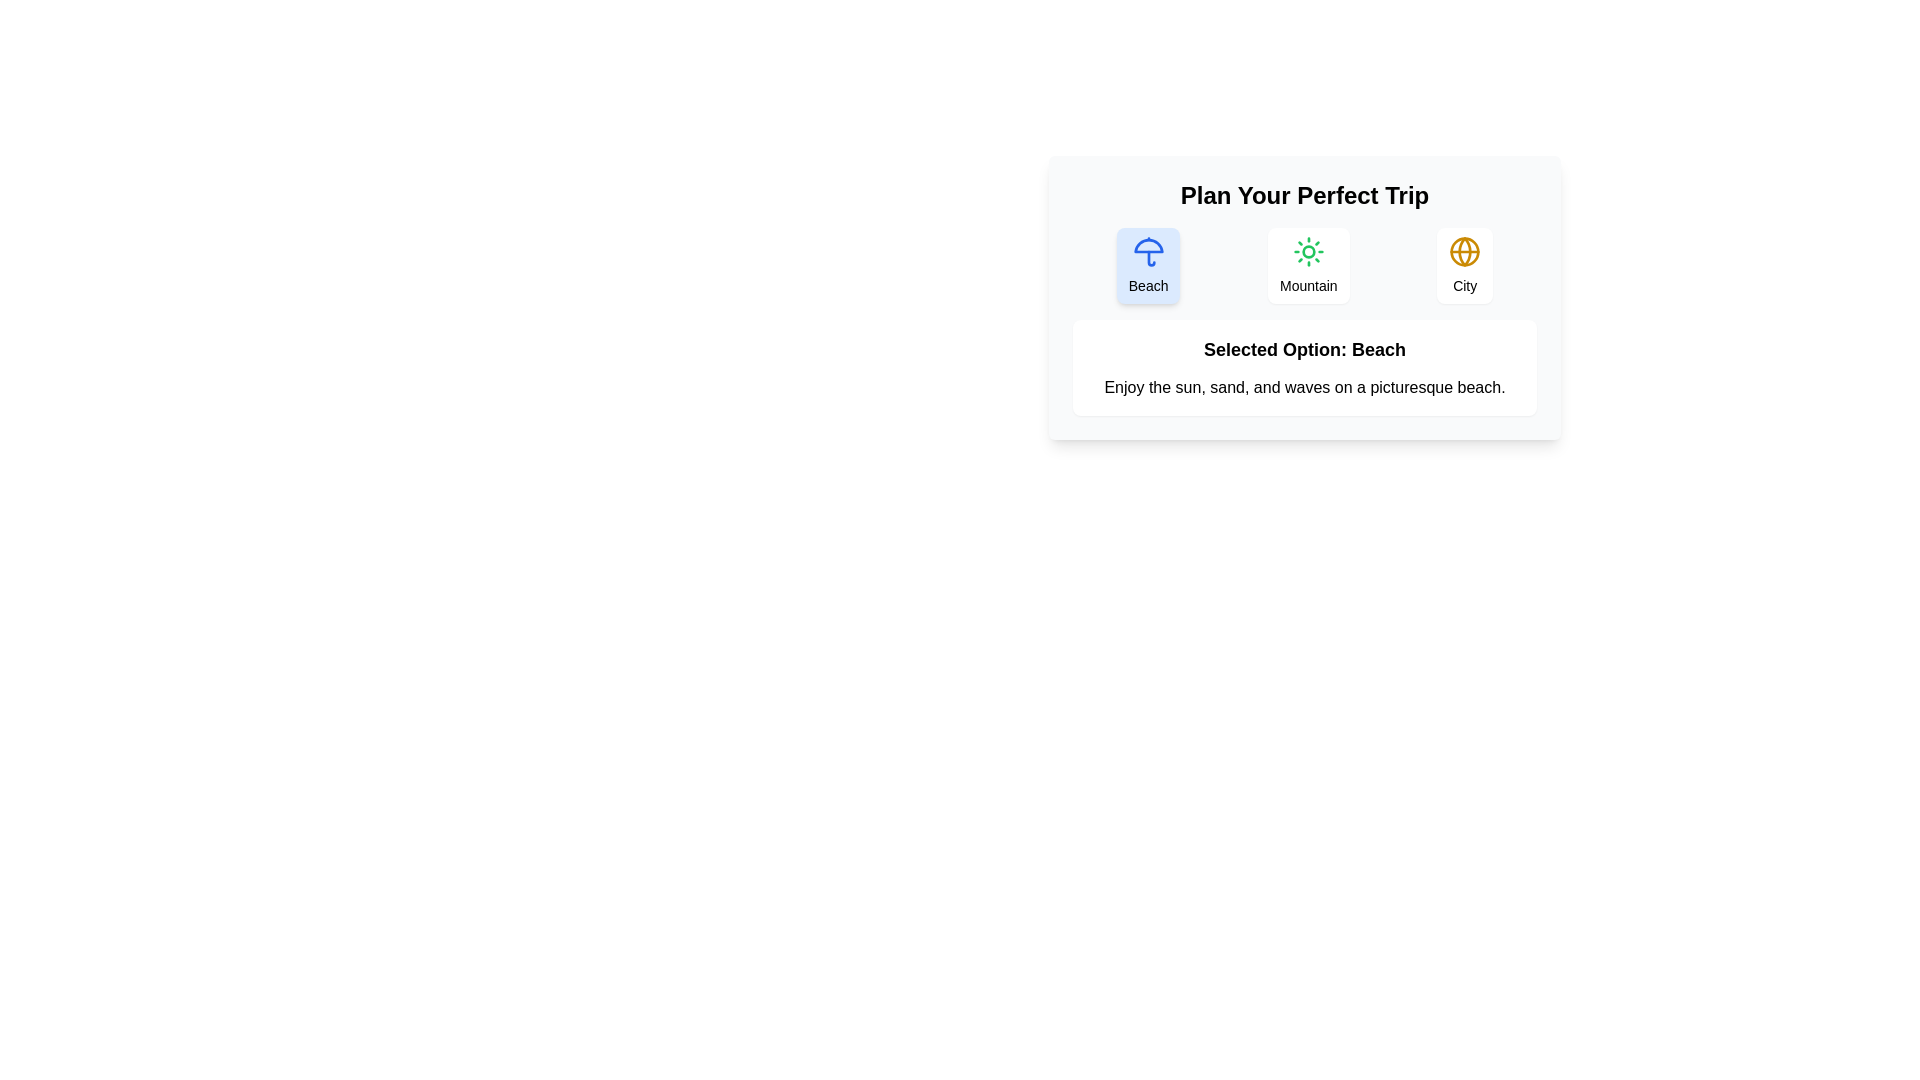 This screenshot has height=1080, width=1920. I want to click on the globe icon, which represents a City or global aspect, located as the third item in the row of options (Beach, Mountain, City) in the center-top area of the card-like interface, so click(1465, 250).